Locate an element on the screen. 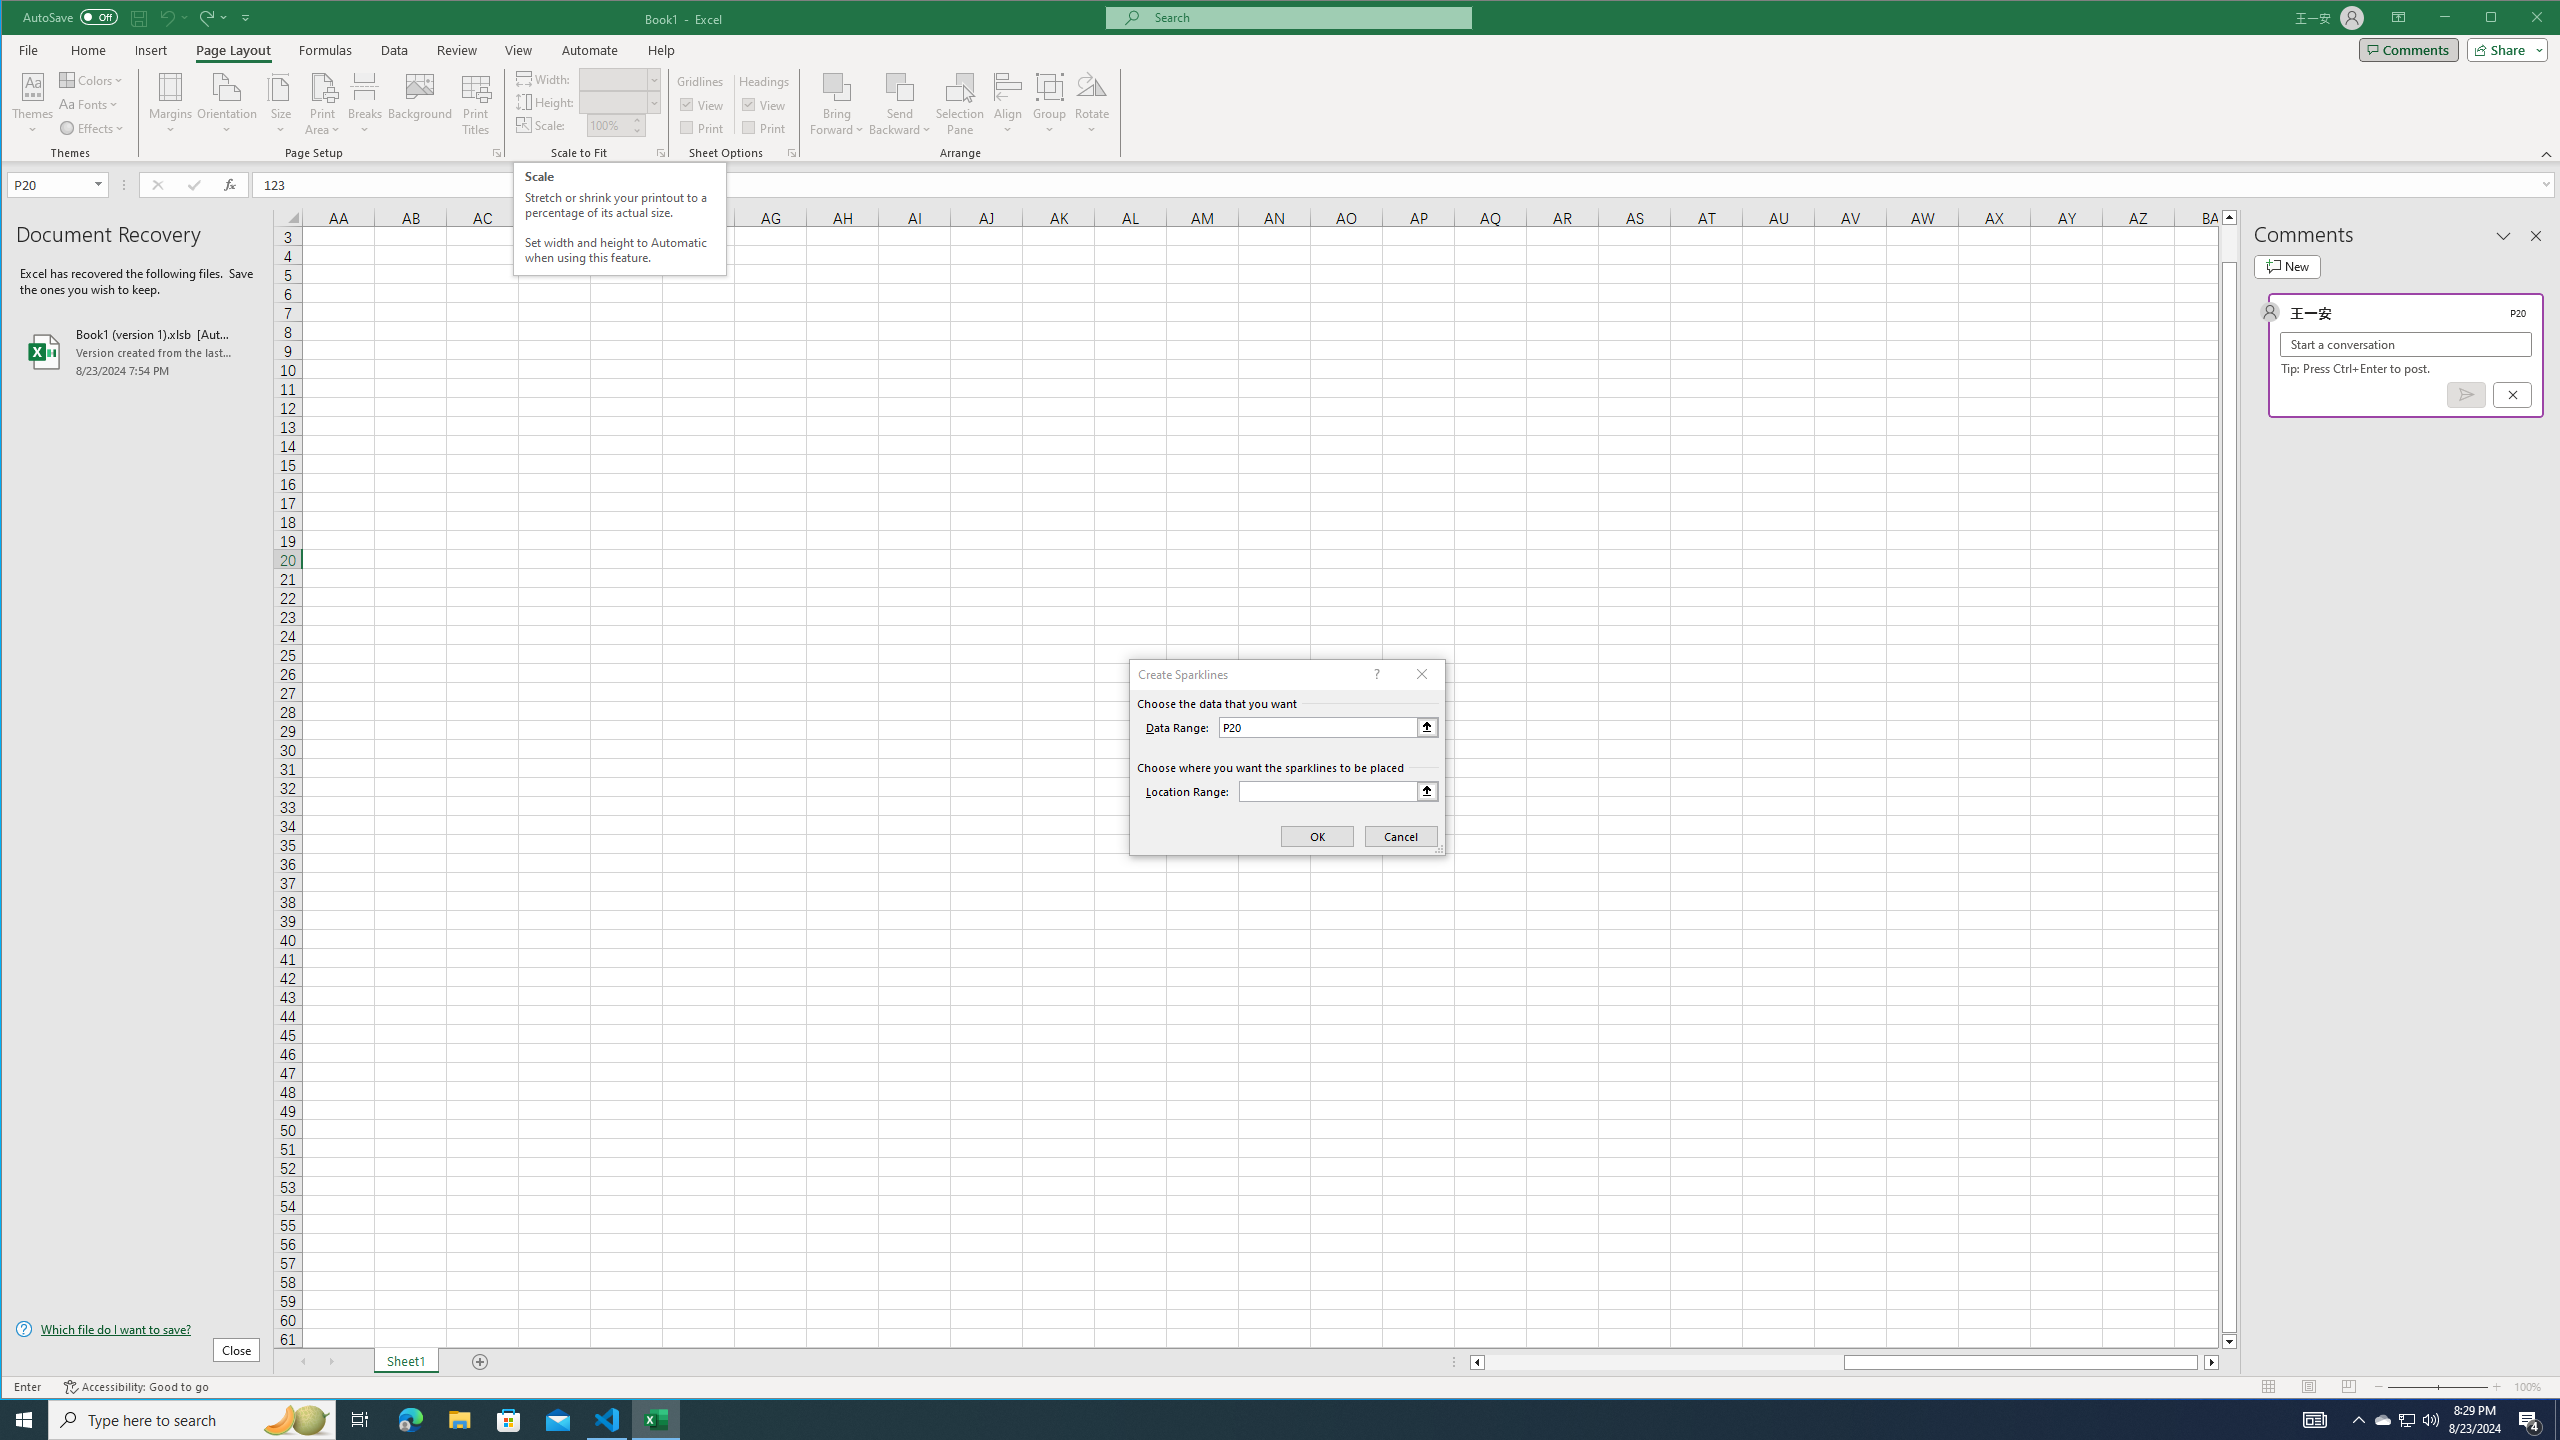 This screenshot has height=1440, width=2560. 'New comment' is located at coordinates (2286, 267).